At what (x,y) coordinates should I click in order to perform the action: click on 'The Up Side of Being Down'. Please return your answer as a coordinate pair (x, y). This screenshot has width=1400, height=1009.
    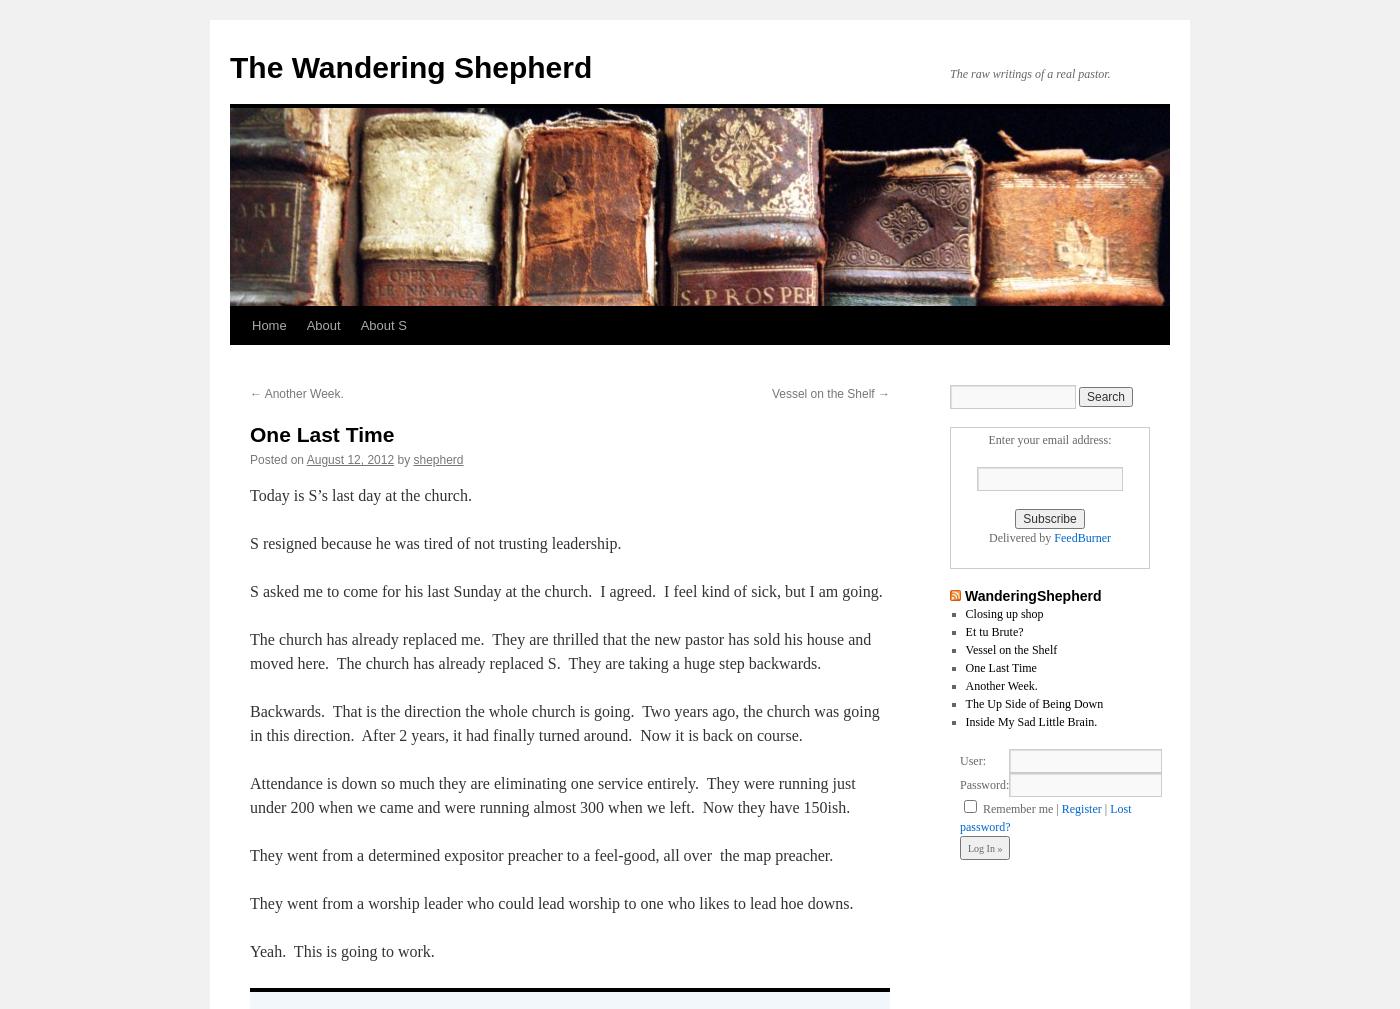
    Looking at the image, I should click on (965, 703).